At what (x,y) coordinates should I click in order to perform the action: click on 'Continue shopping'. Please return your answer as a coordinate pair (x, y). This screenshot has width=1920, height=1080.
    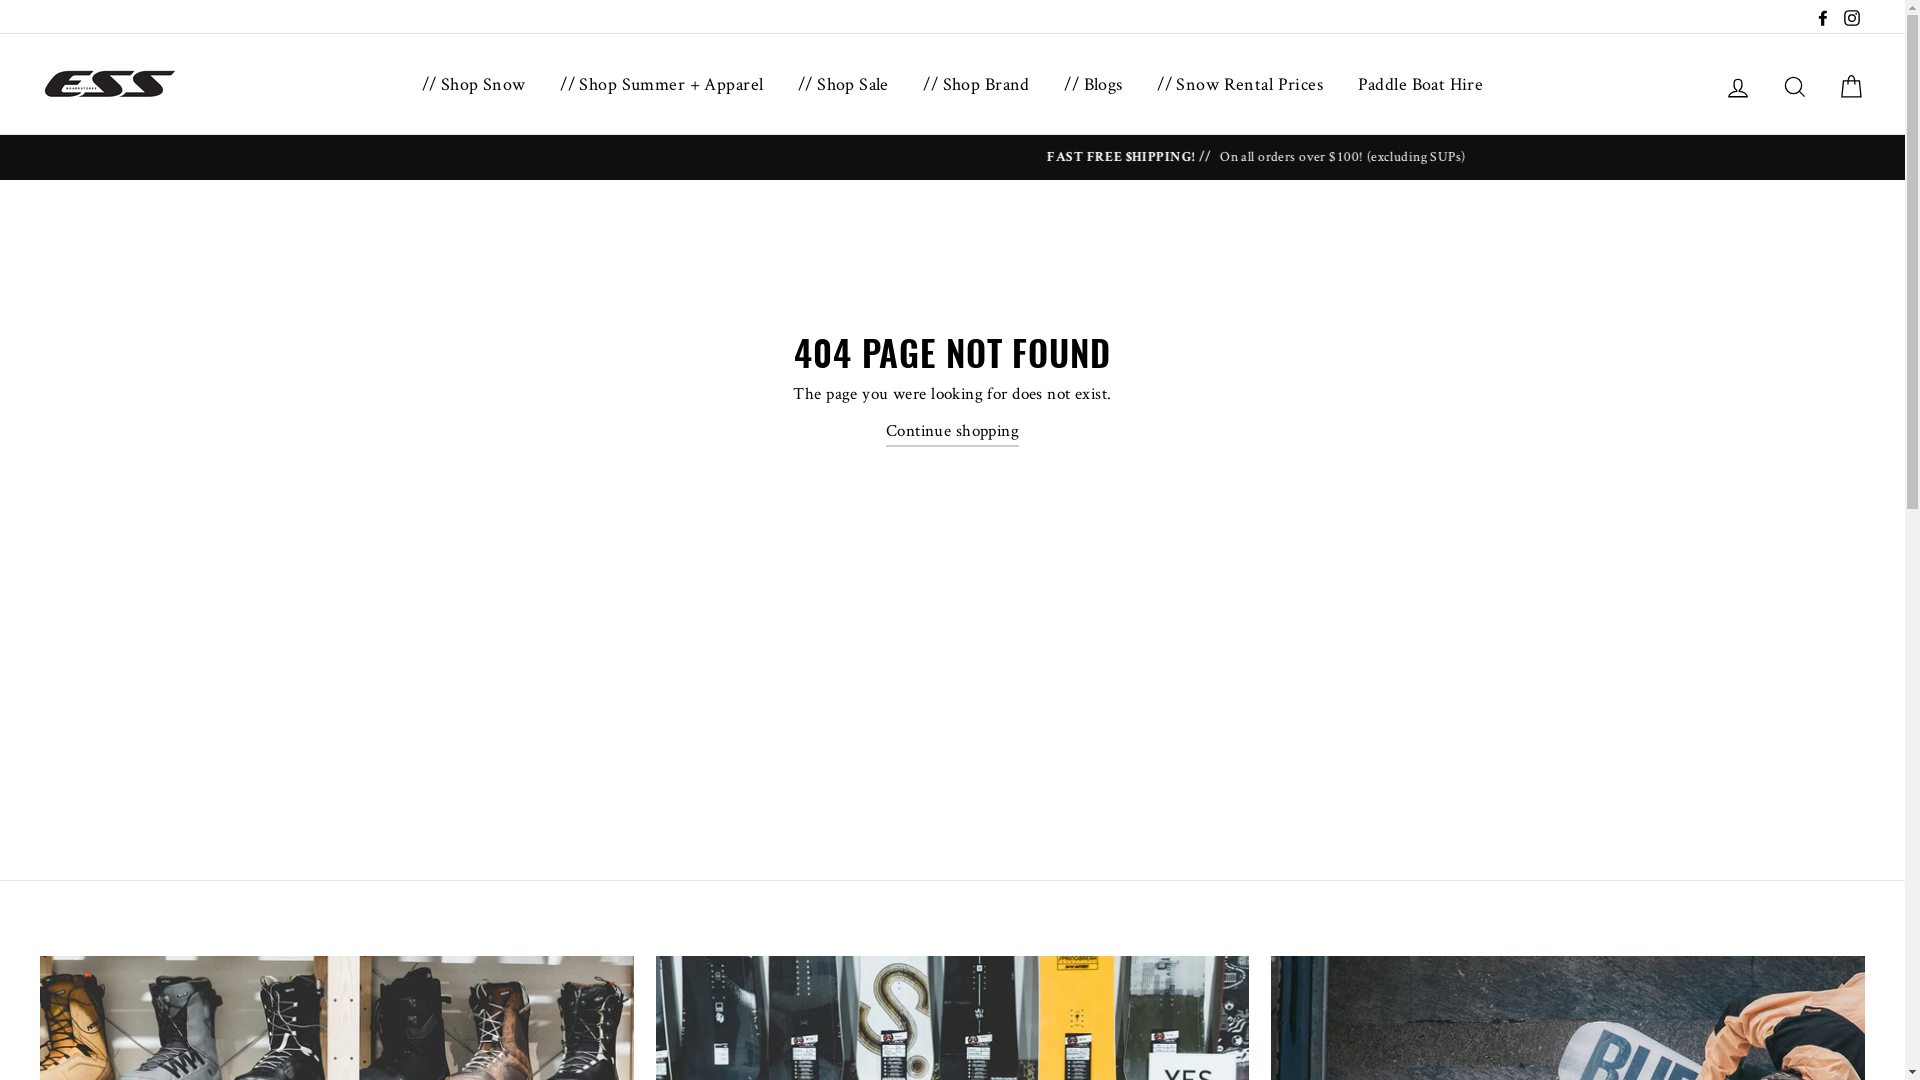
    Looking at the image, I should click on (951, 430).